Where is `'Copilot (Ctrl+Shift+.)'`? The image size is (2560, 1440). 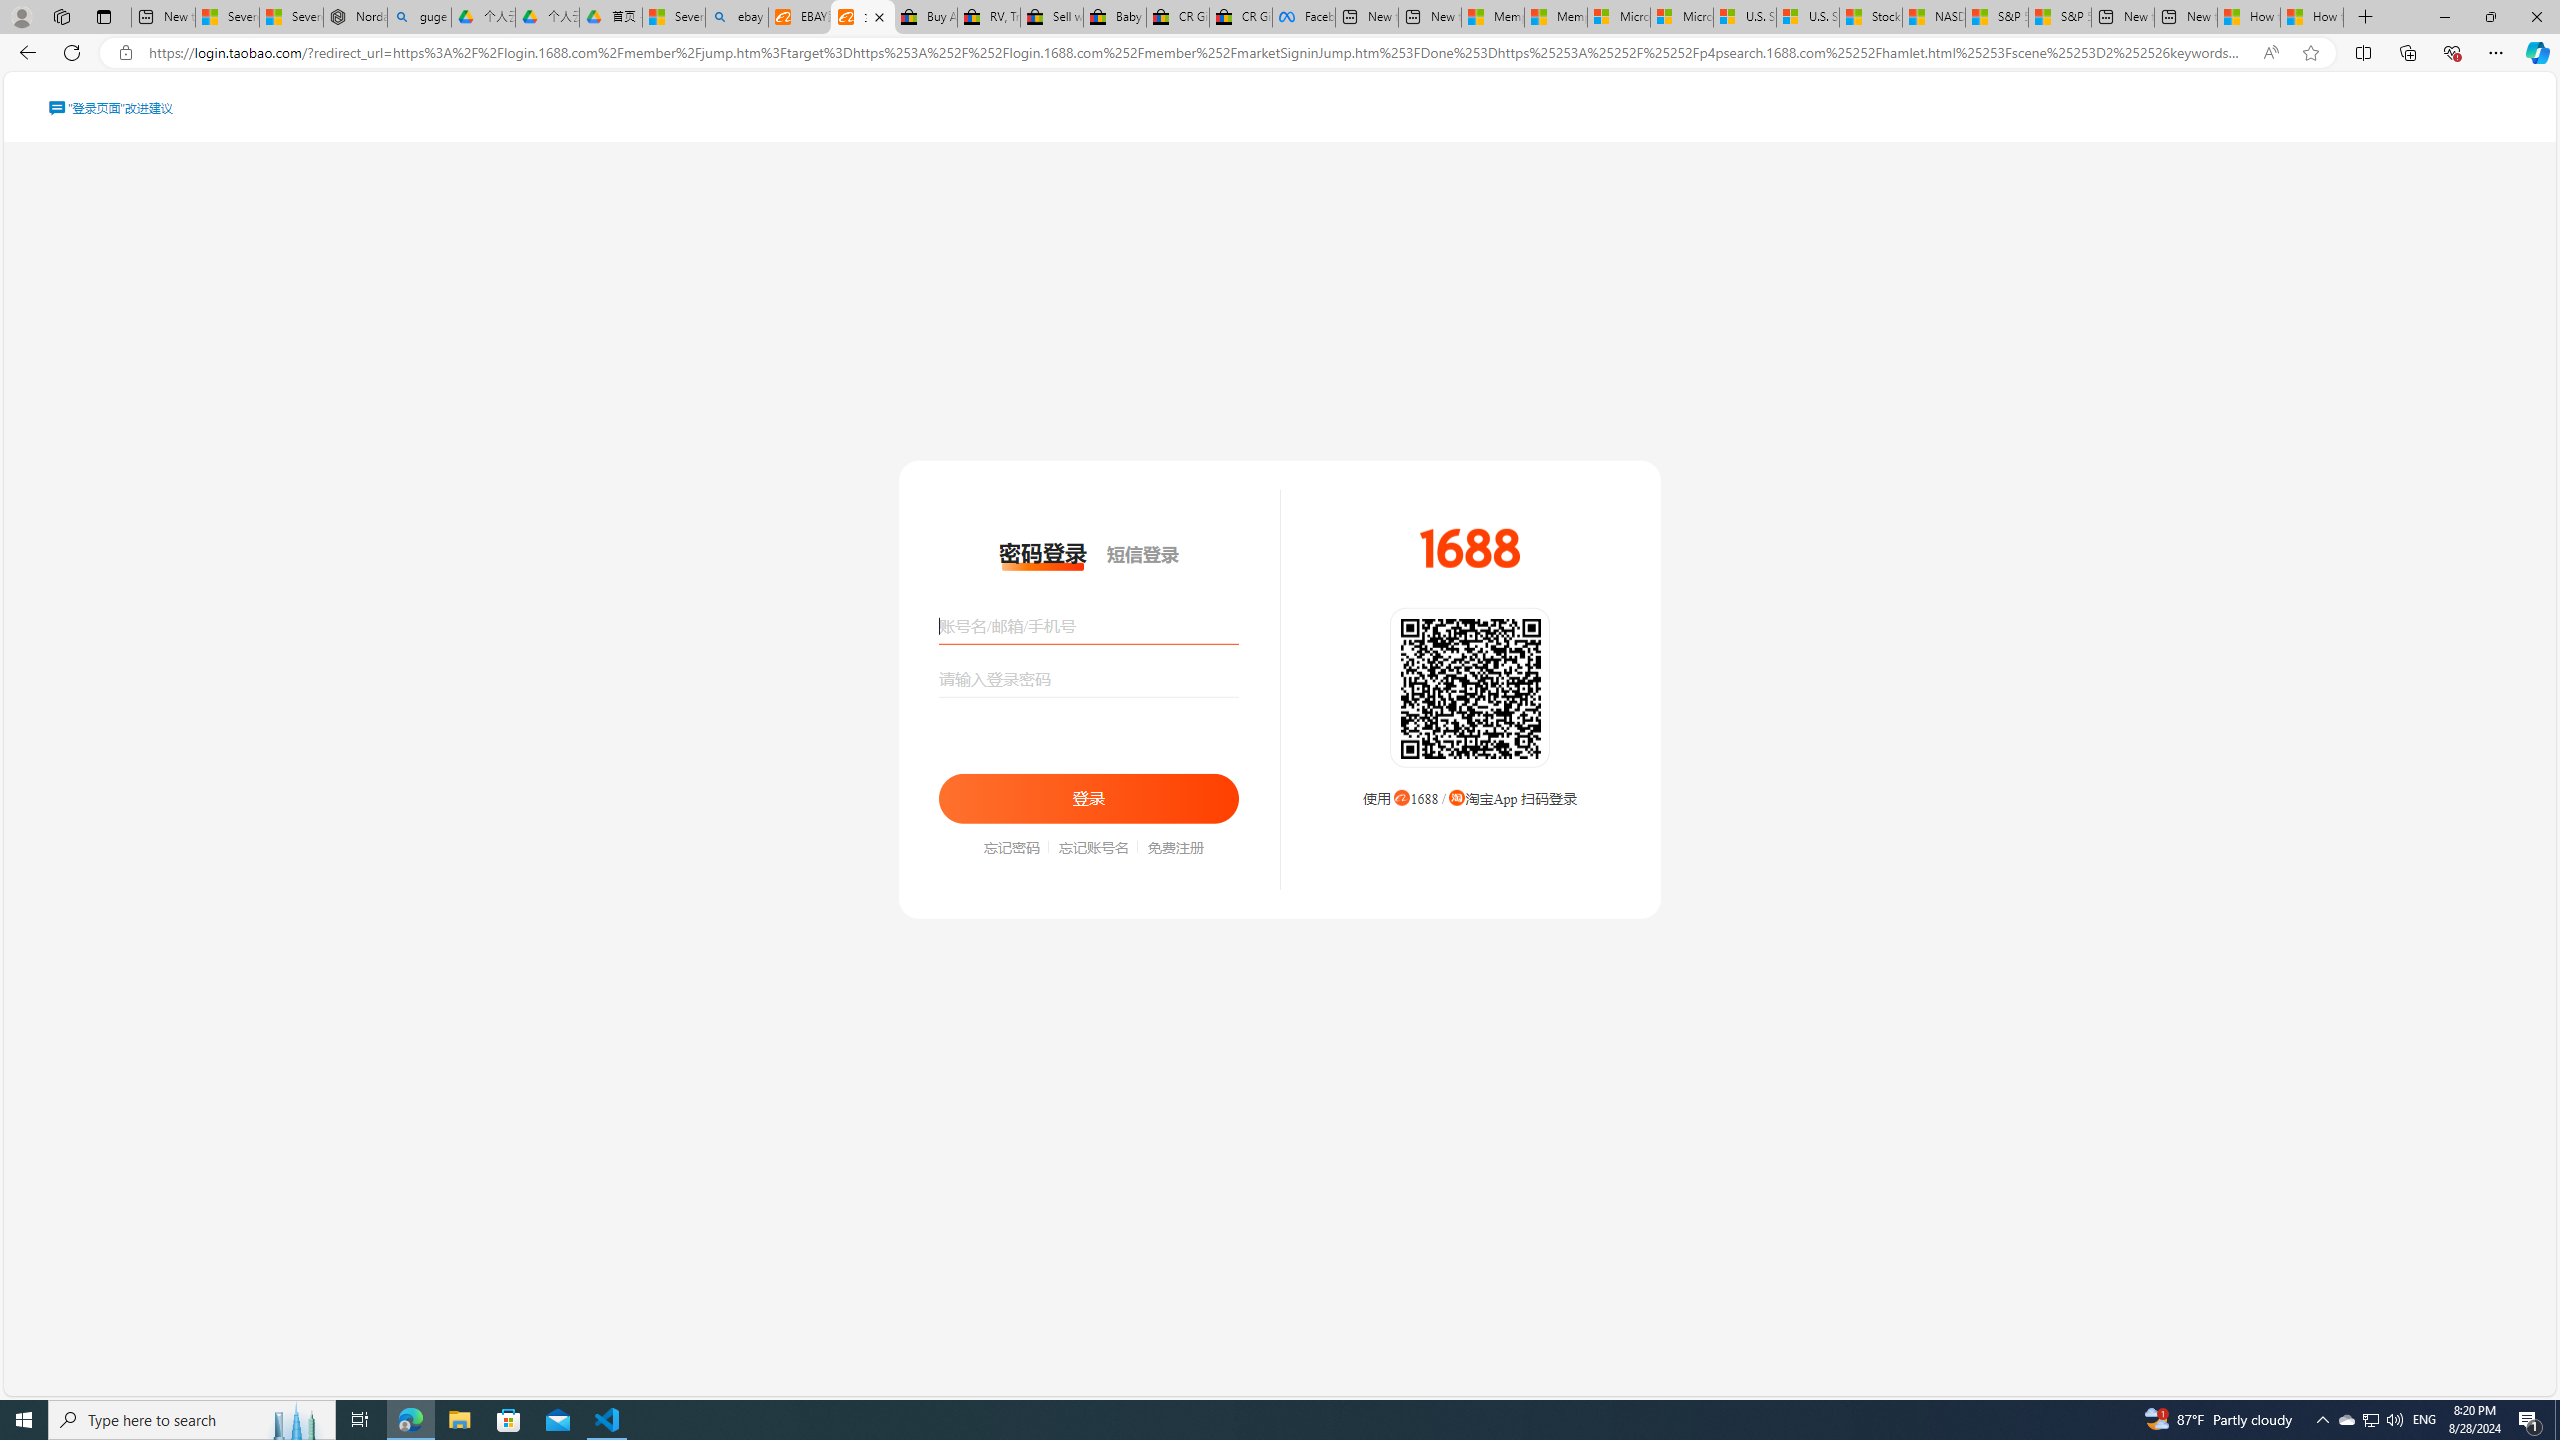
'Copilot (Ctrl+Shift+.)' is located at coordinates (2535, 51).